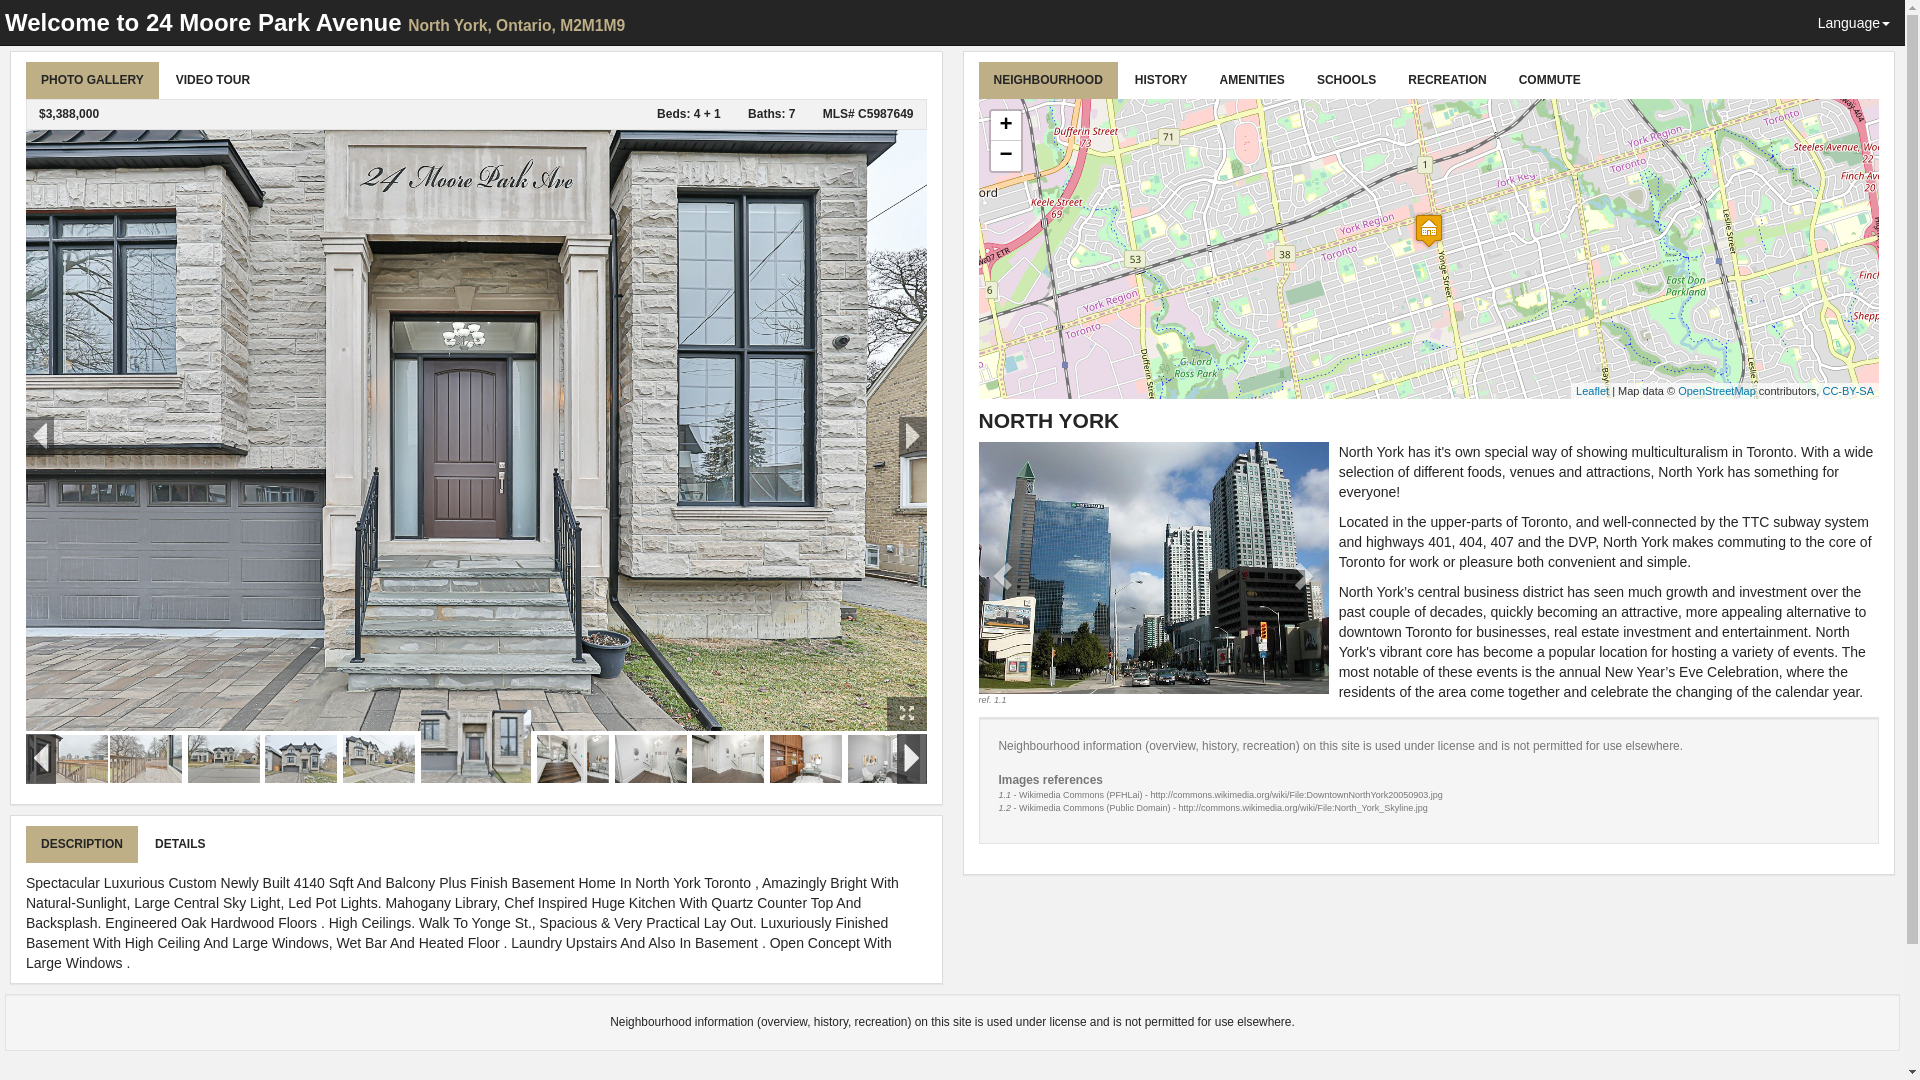 The height and width of the screenshot is (1080, 1920). I want to click on 'DETAILS', so click(138, 844).